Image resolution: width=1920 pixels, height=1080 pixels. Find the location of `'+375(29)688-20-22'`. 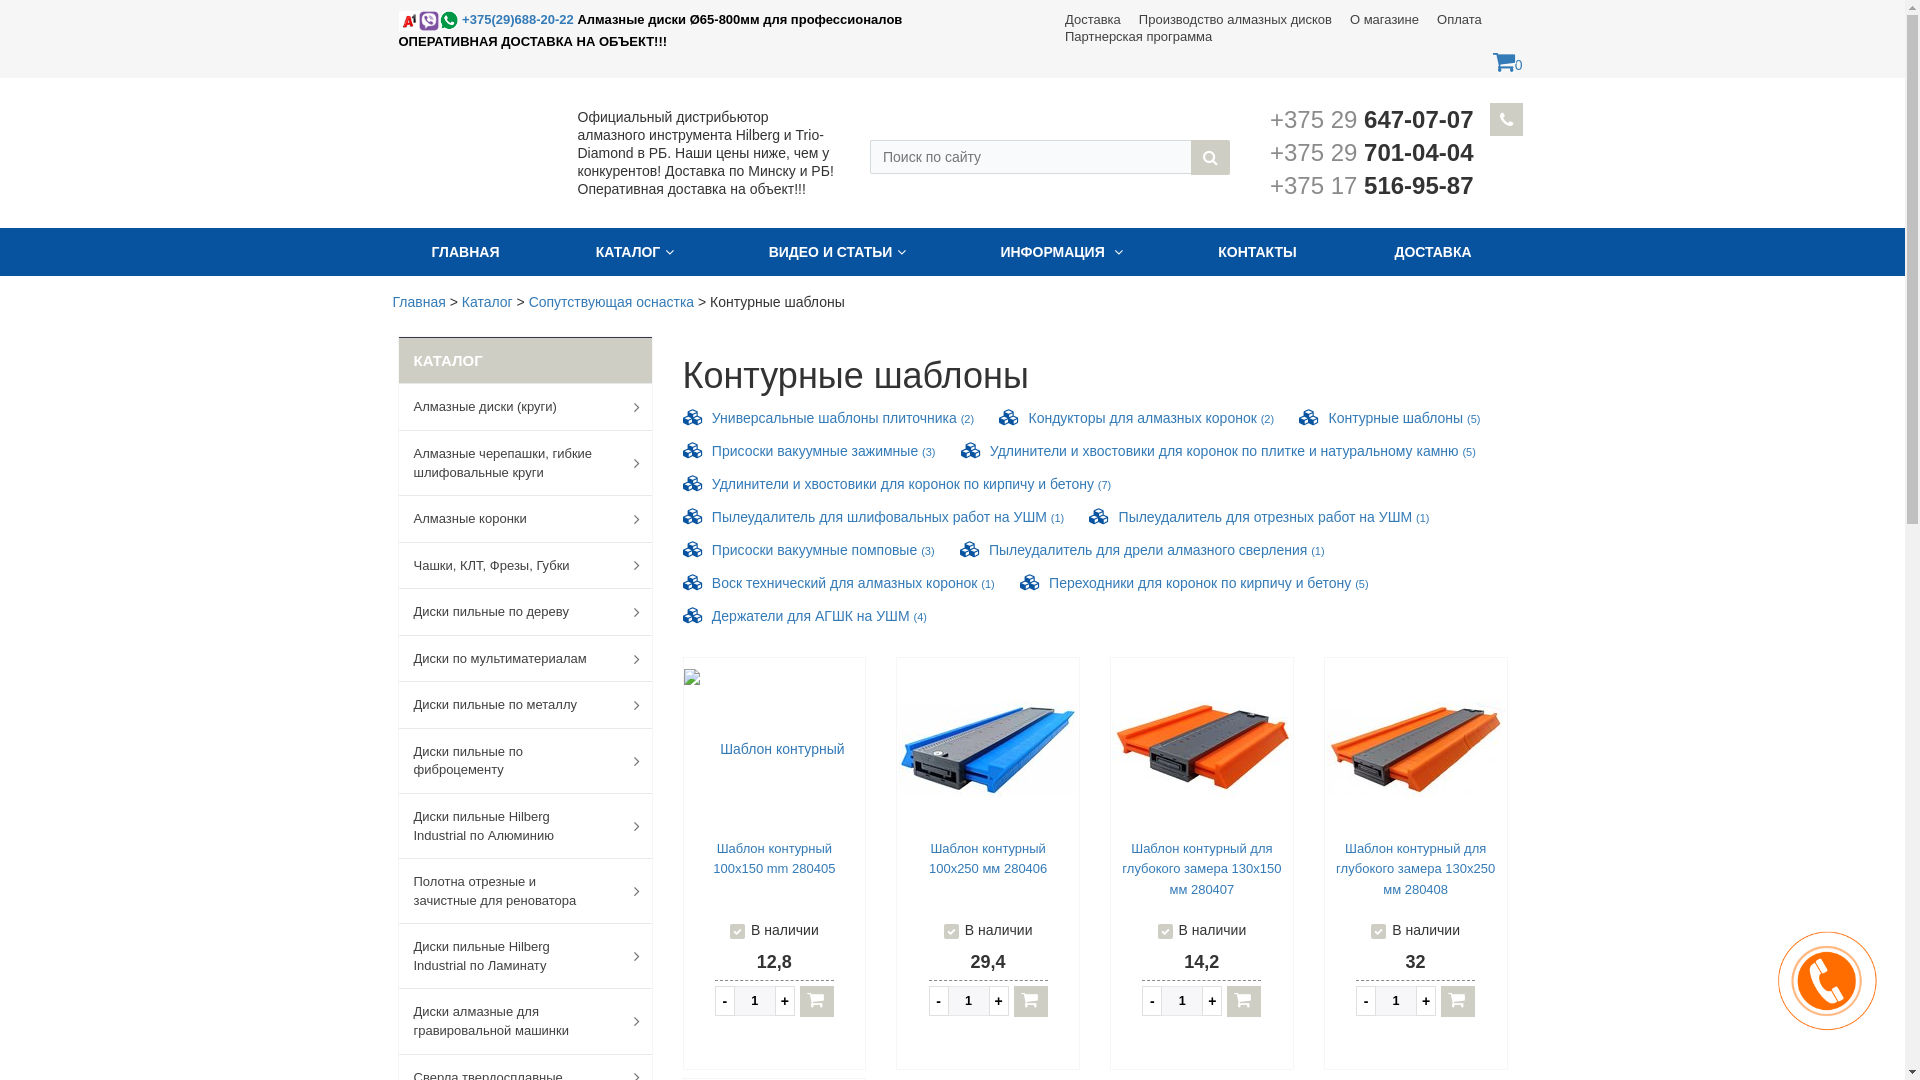

'+375(29)688-20-22' is located at coordinates (487, 19).